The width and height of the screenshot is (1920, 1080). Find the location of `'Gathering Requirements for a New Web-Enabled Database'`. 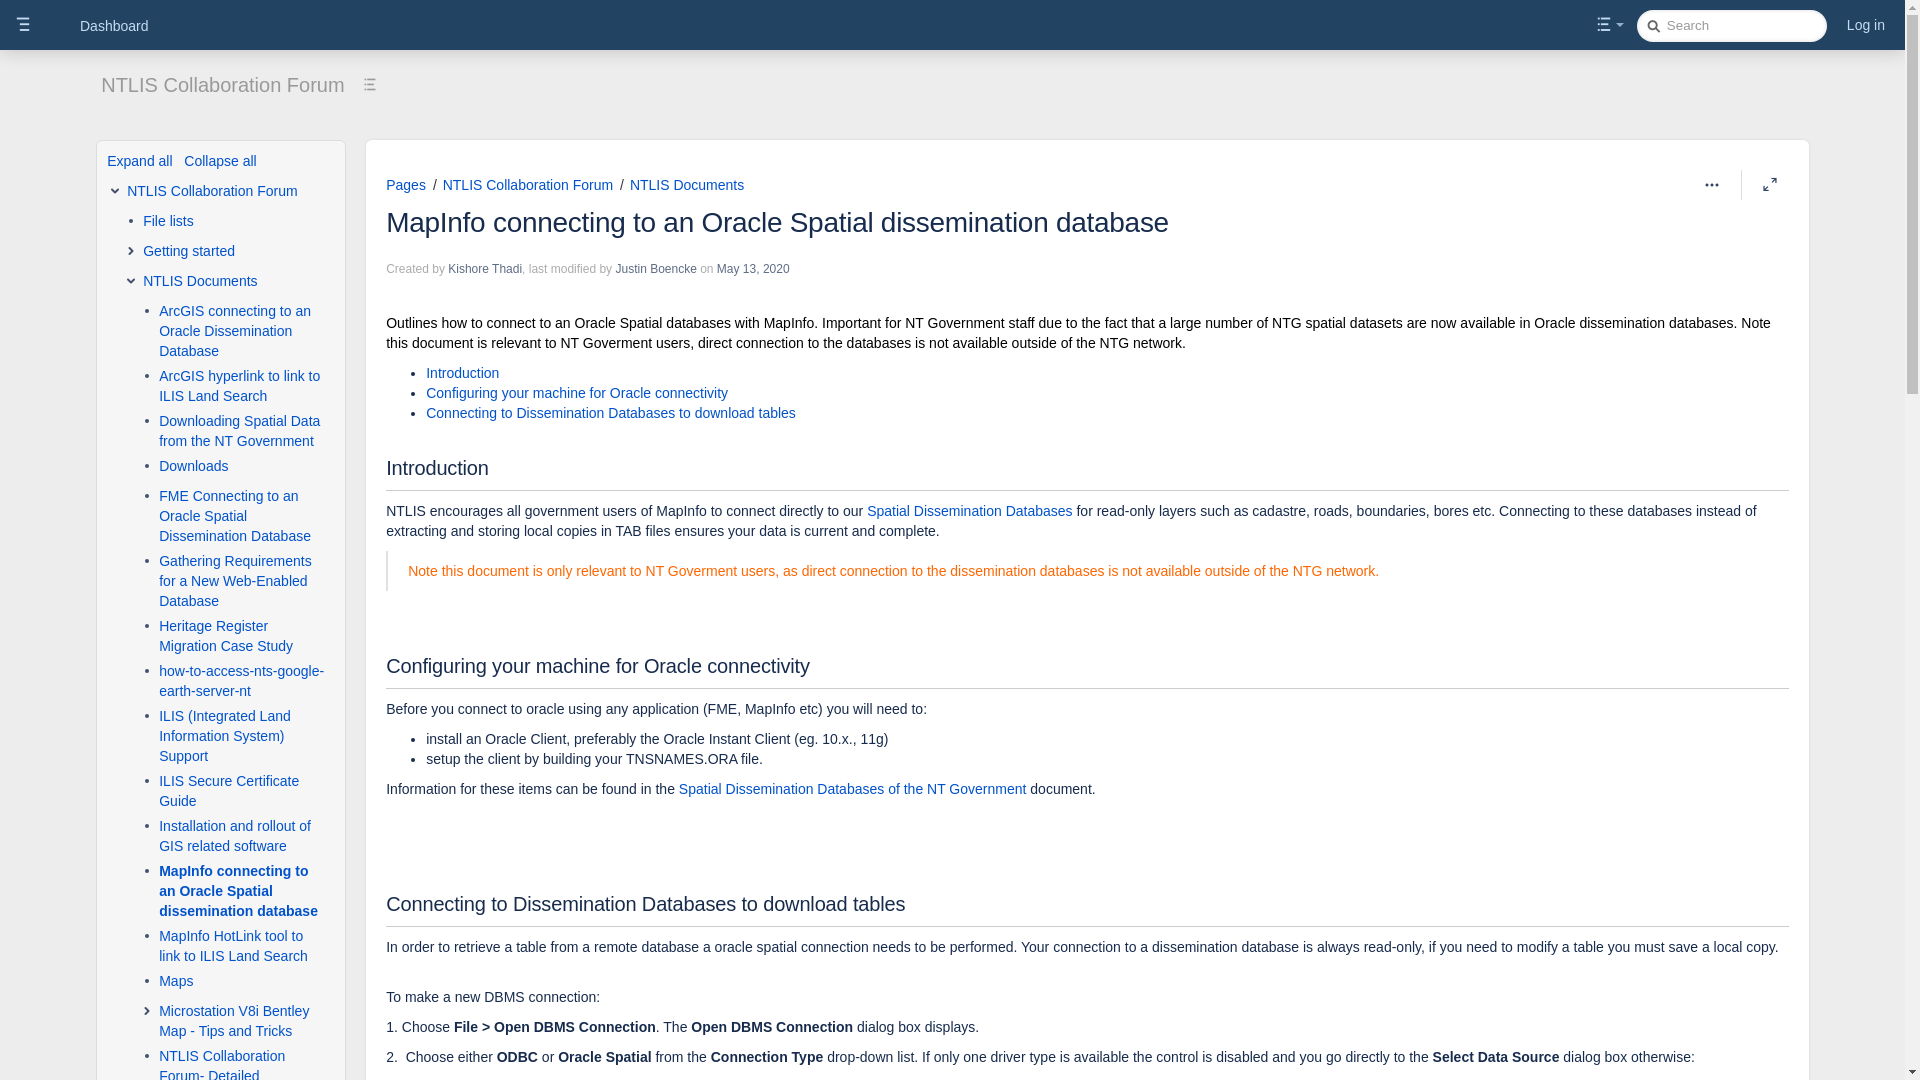

'Gathering Requirements for a New Web-Enabled Database' is located at coordinates (157, 581).